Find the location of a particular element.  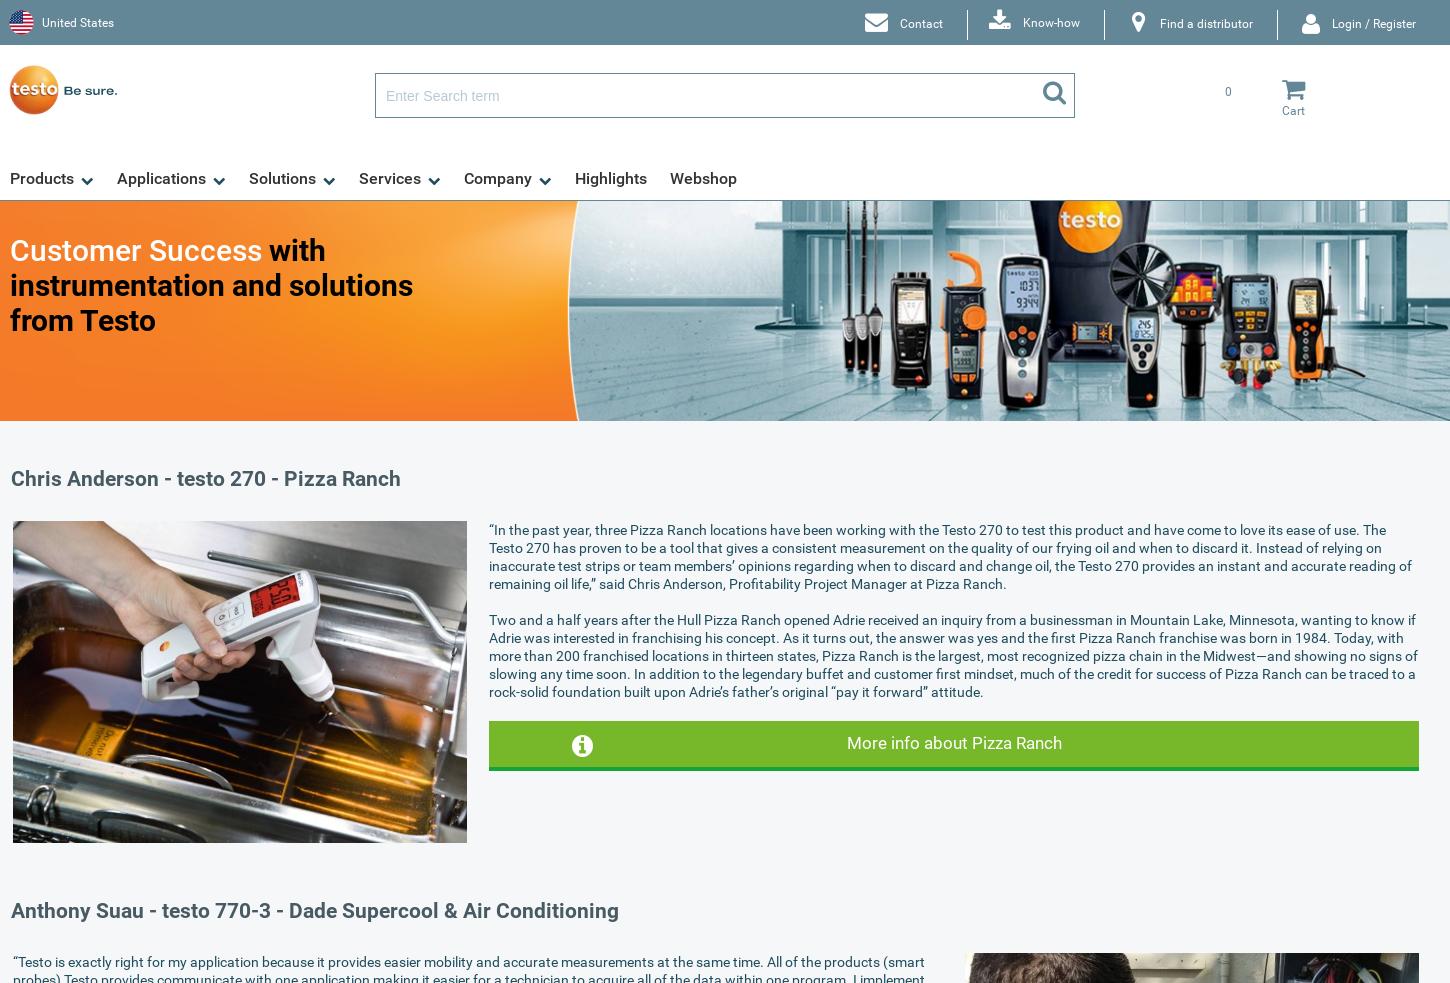

'Customer Success' is located at coordinates (138, 250).